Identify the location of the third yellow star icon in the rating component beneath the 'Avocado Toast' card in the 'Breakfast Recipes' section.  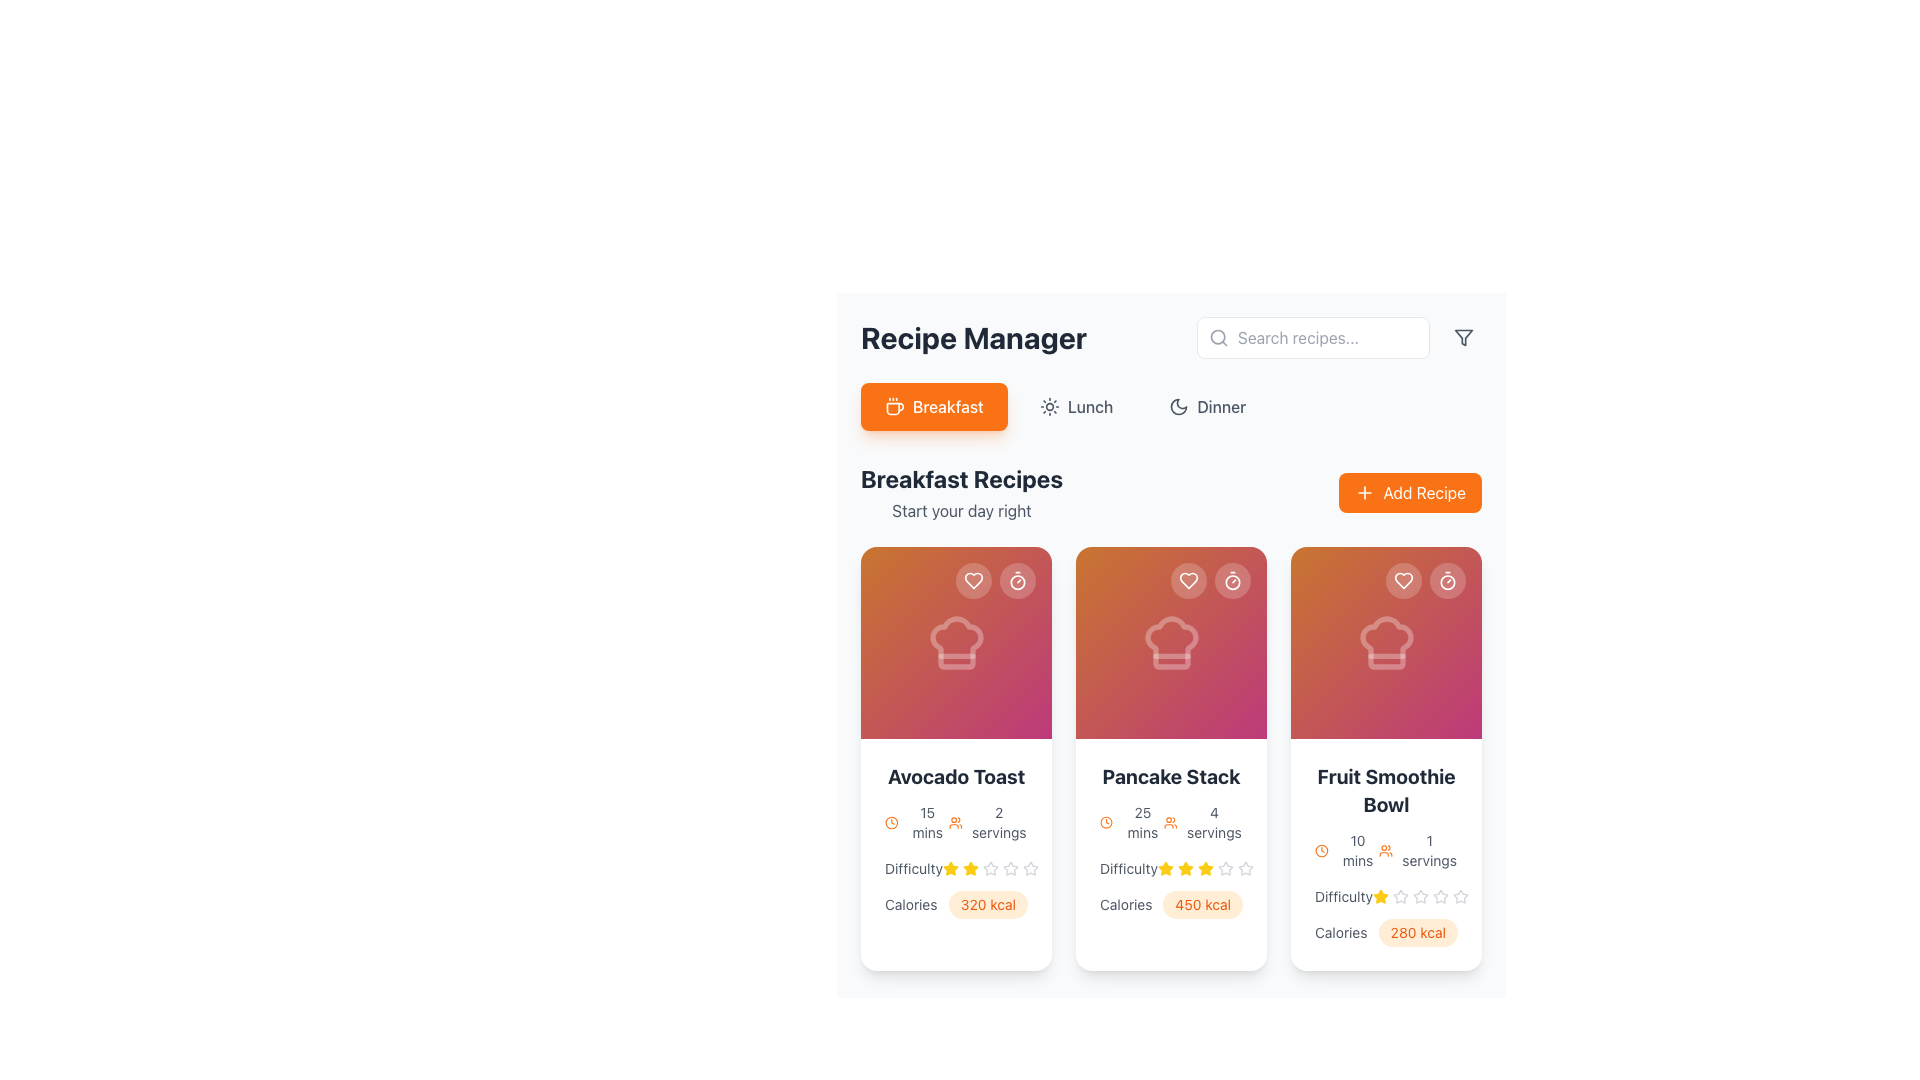
(970, 867).